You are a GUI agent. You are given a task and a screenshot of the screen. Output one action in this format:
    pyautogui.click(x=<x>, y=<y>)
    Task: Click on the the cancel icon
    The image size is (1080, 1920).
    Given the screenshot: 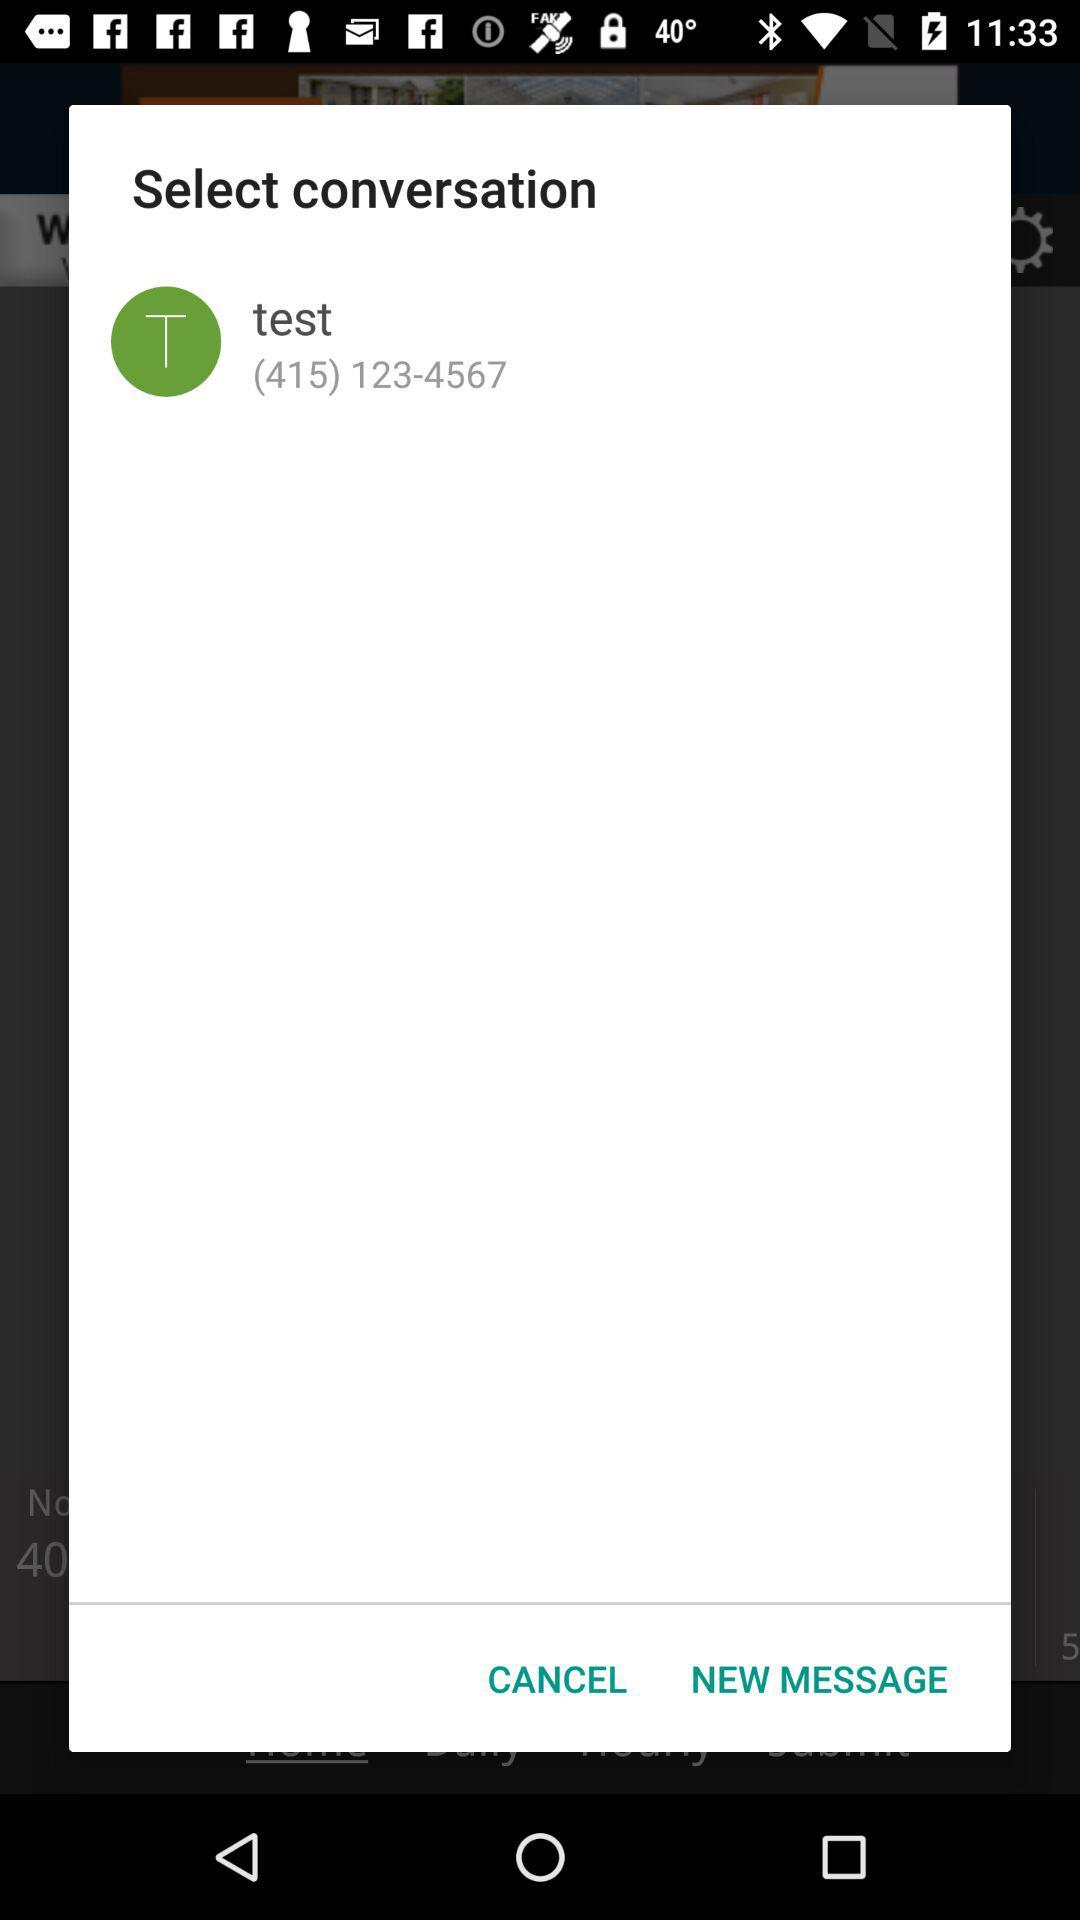 What is the action you would take?
    pyautogui.click(x=557, y=1678)
    